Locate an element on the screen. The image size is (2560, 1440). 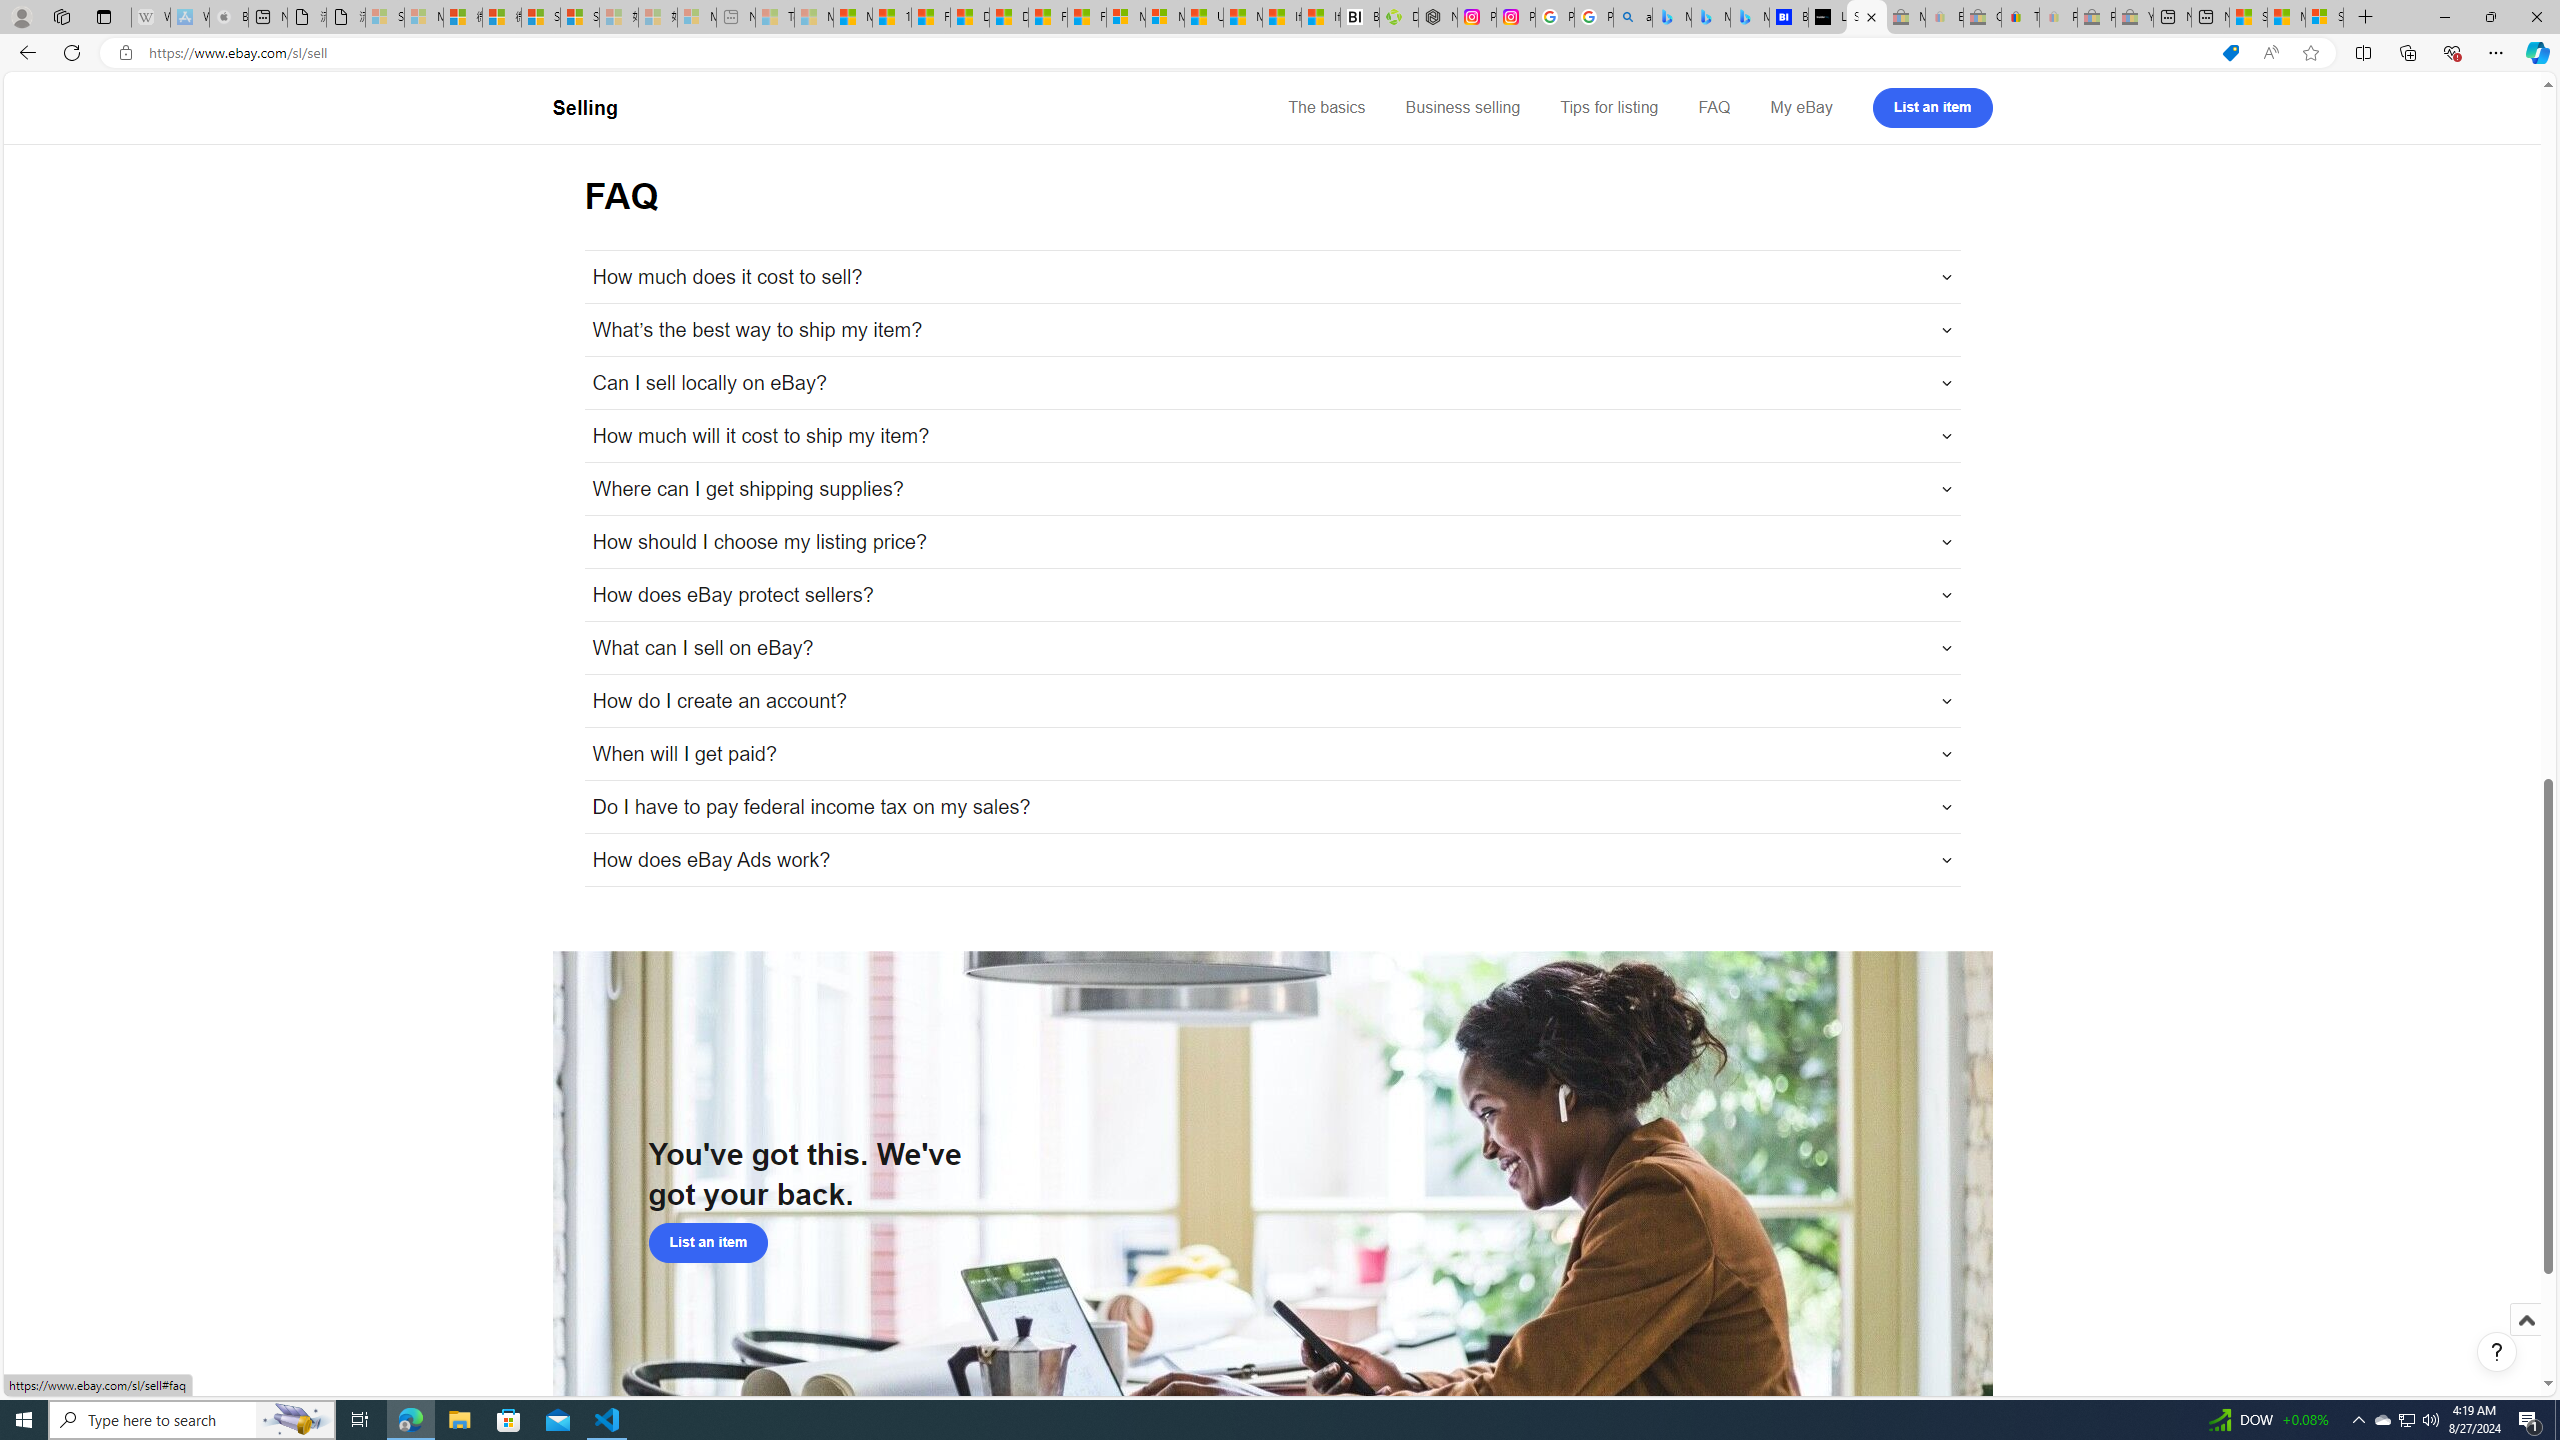
'FAQ' is located at coordinates (1712, 107).